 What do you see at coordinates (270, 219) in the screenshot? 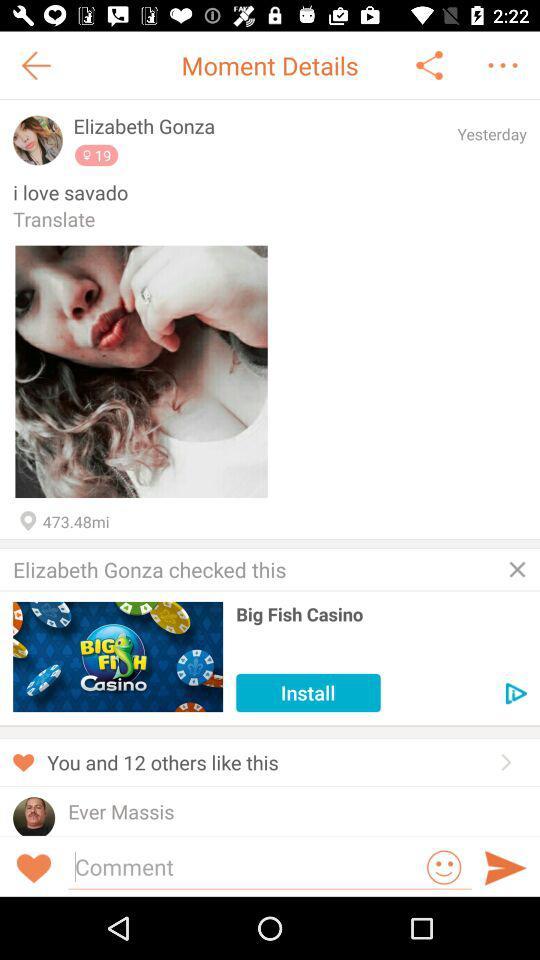
I see `the translate app` at bounding box center [270, 219].